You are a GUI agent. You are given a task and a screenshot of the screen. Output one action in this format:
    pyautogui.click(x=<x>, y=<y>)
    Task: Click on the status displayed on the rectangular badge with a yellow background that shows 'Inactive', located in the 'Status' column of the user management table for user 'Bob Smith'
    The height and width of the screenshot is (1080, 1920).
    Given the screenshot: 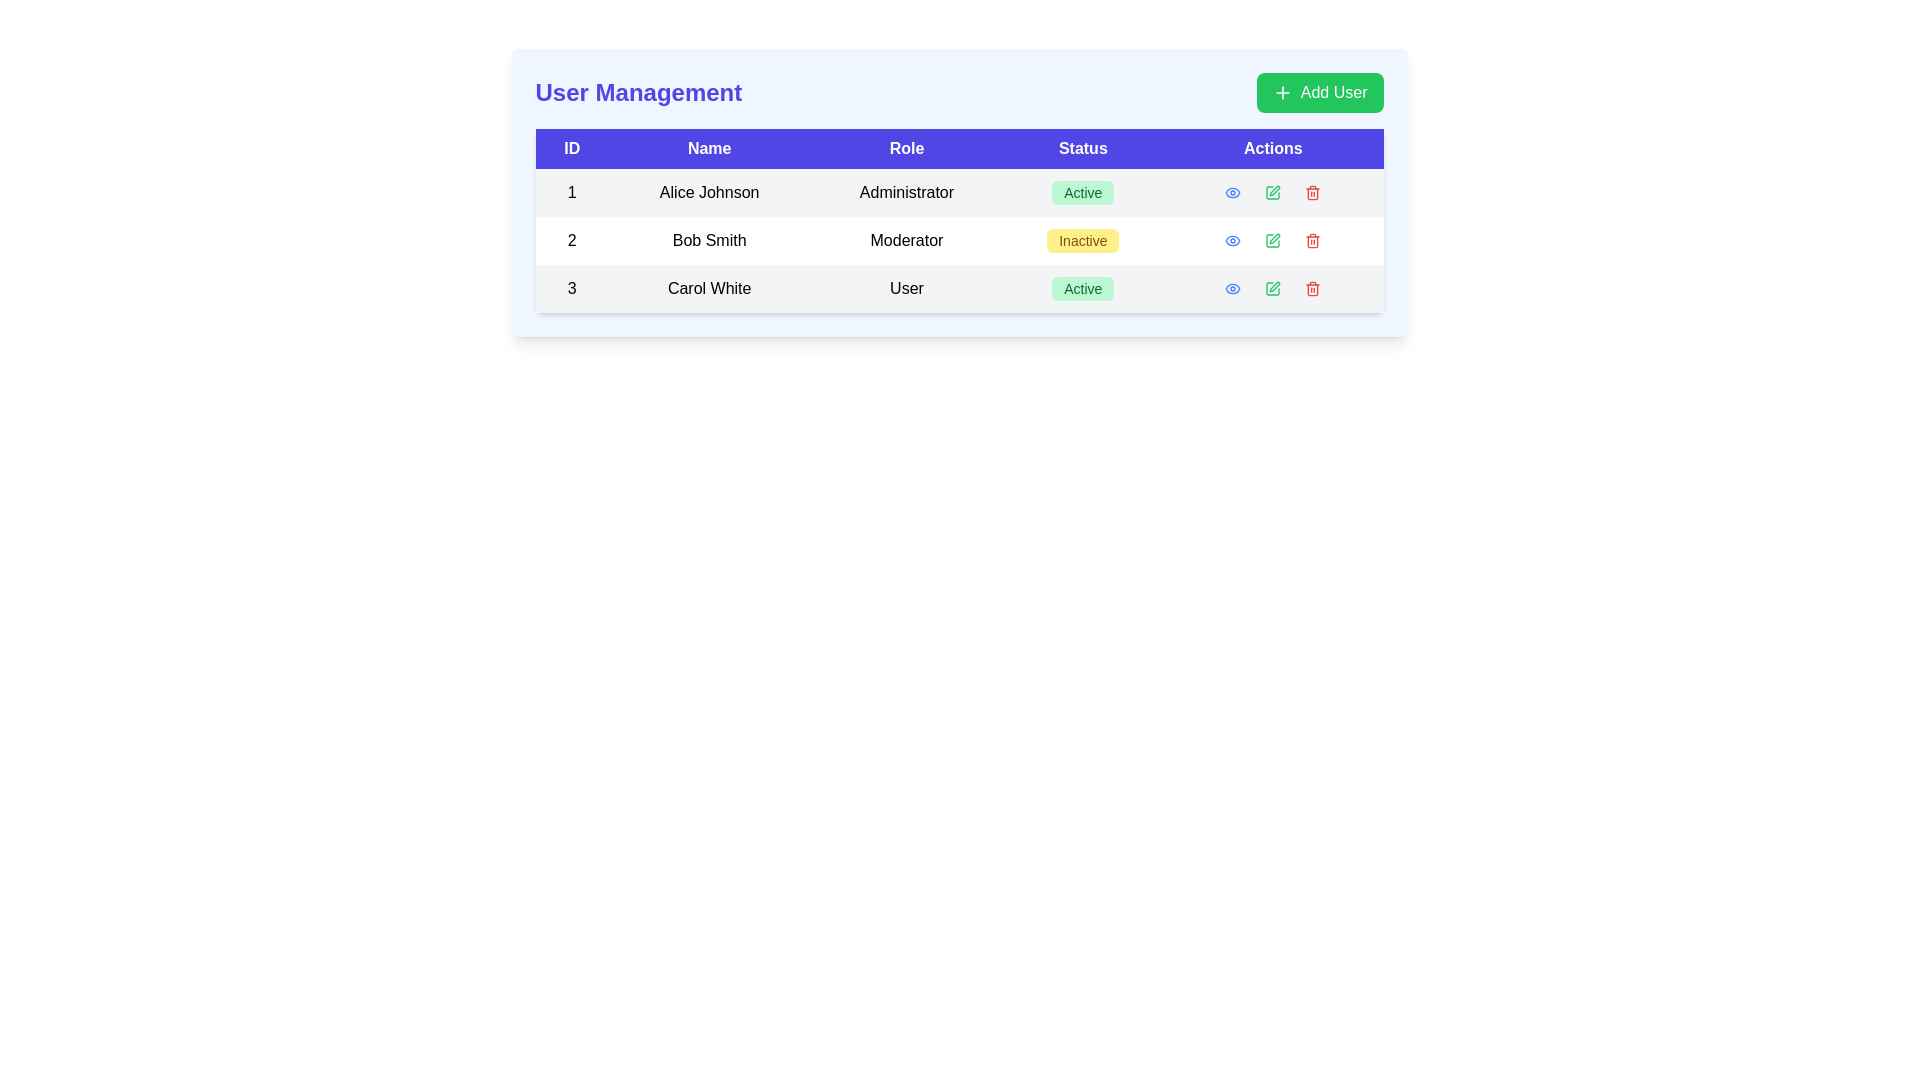 What is the action you would take?
    pyautogui.click(x=1082, y=239)
    